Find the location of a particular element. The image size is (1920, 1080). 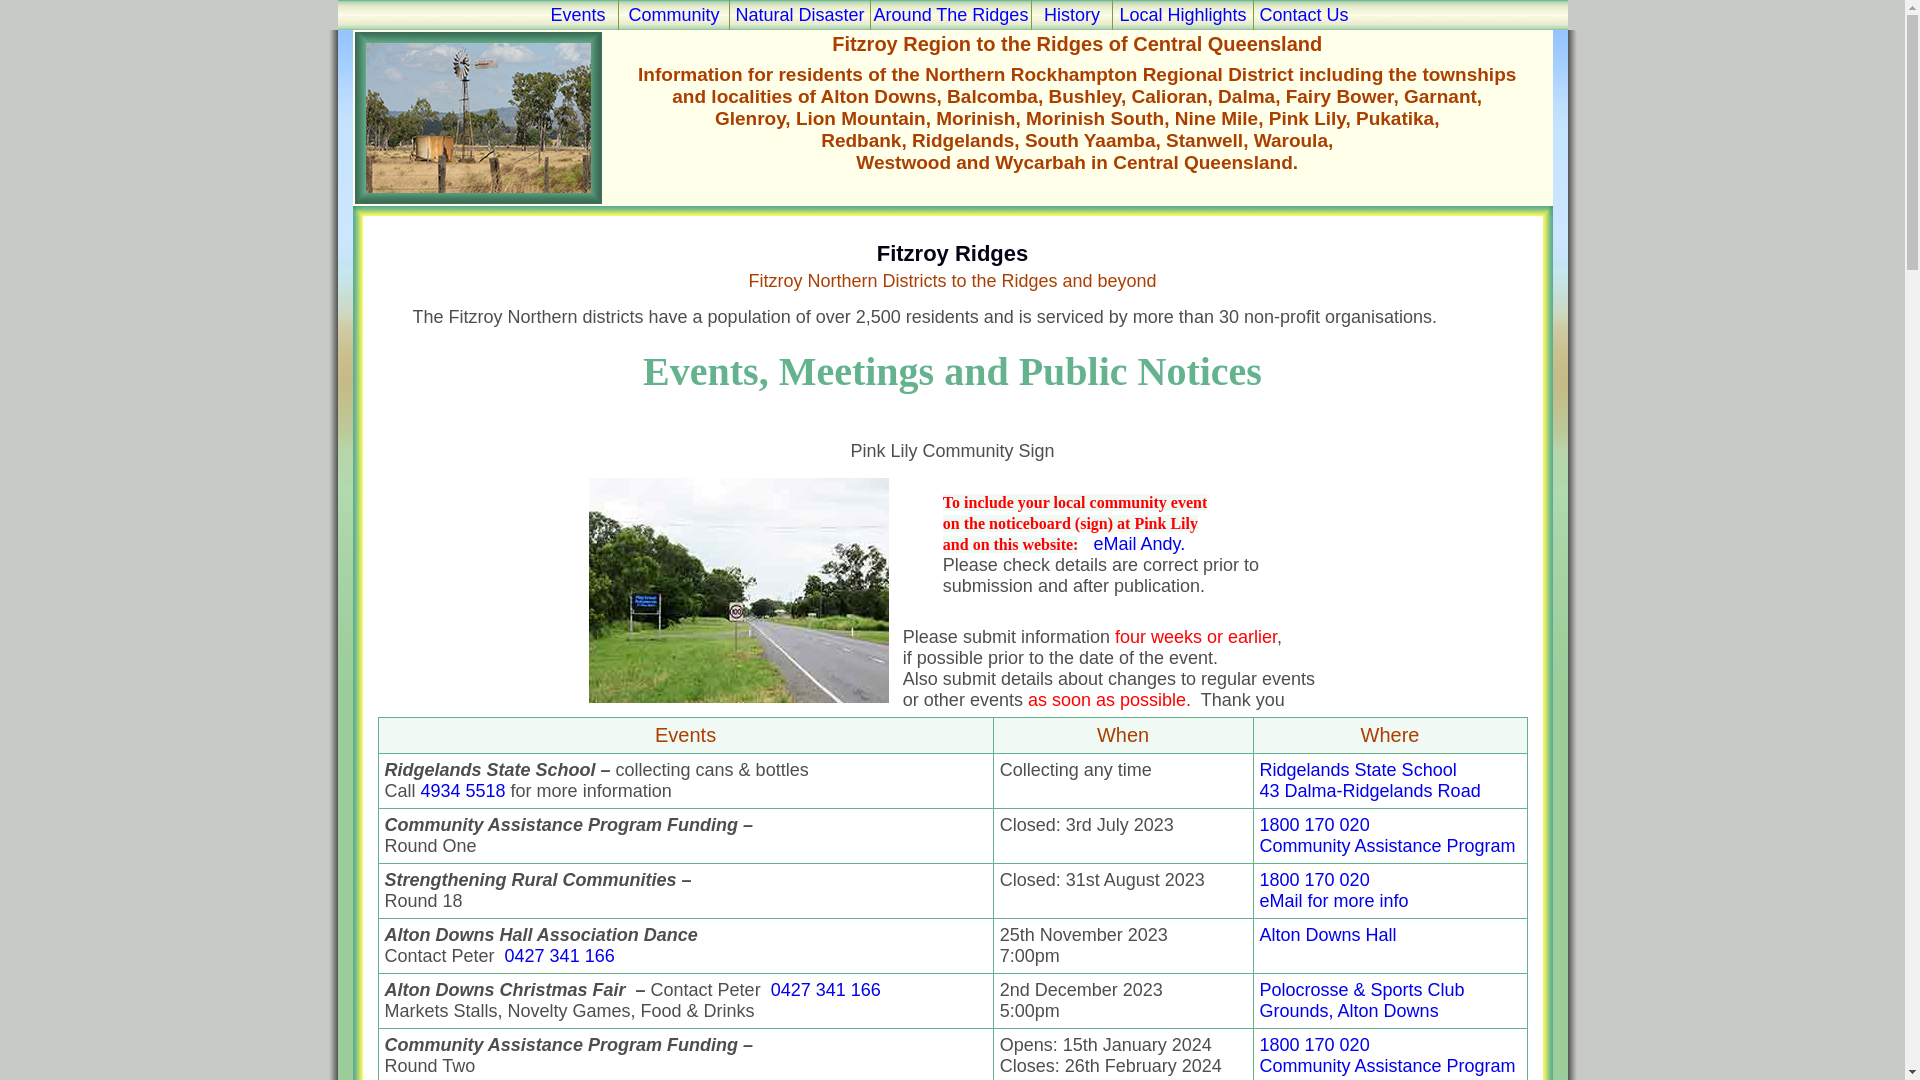

'Events' is located at coordinates (537, 15).